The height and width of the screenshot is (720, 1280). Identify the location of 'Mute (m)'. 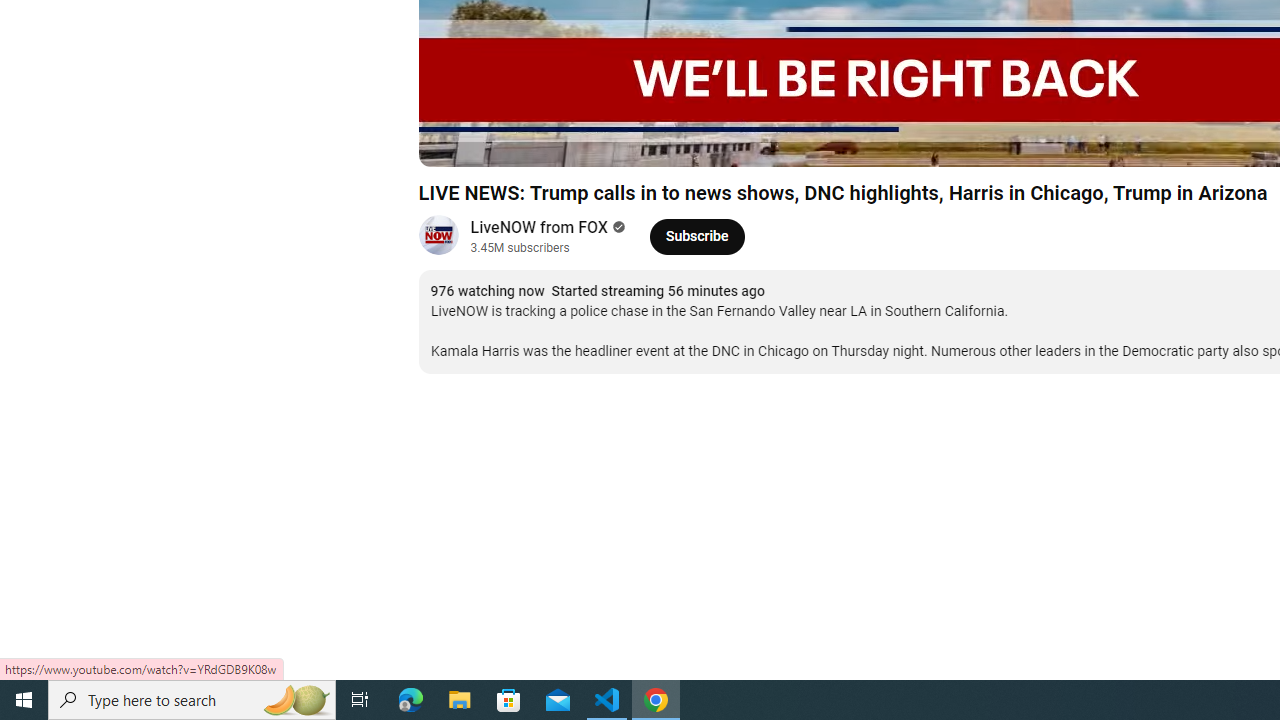
(548, 141).